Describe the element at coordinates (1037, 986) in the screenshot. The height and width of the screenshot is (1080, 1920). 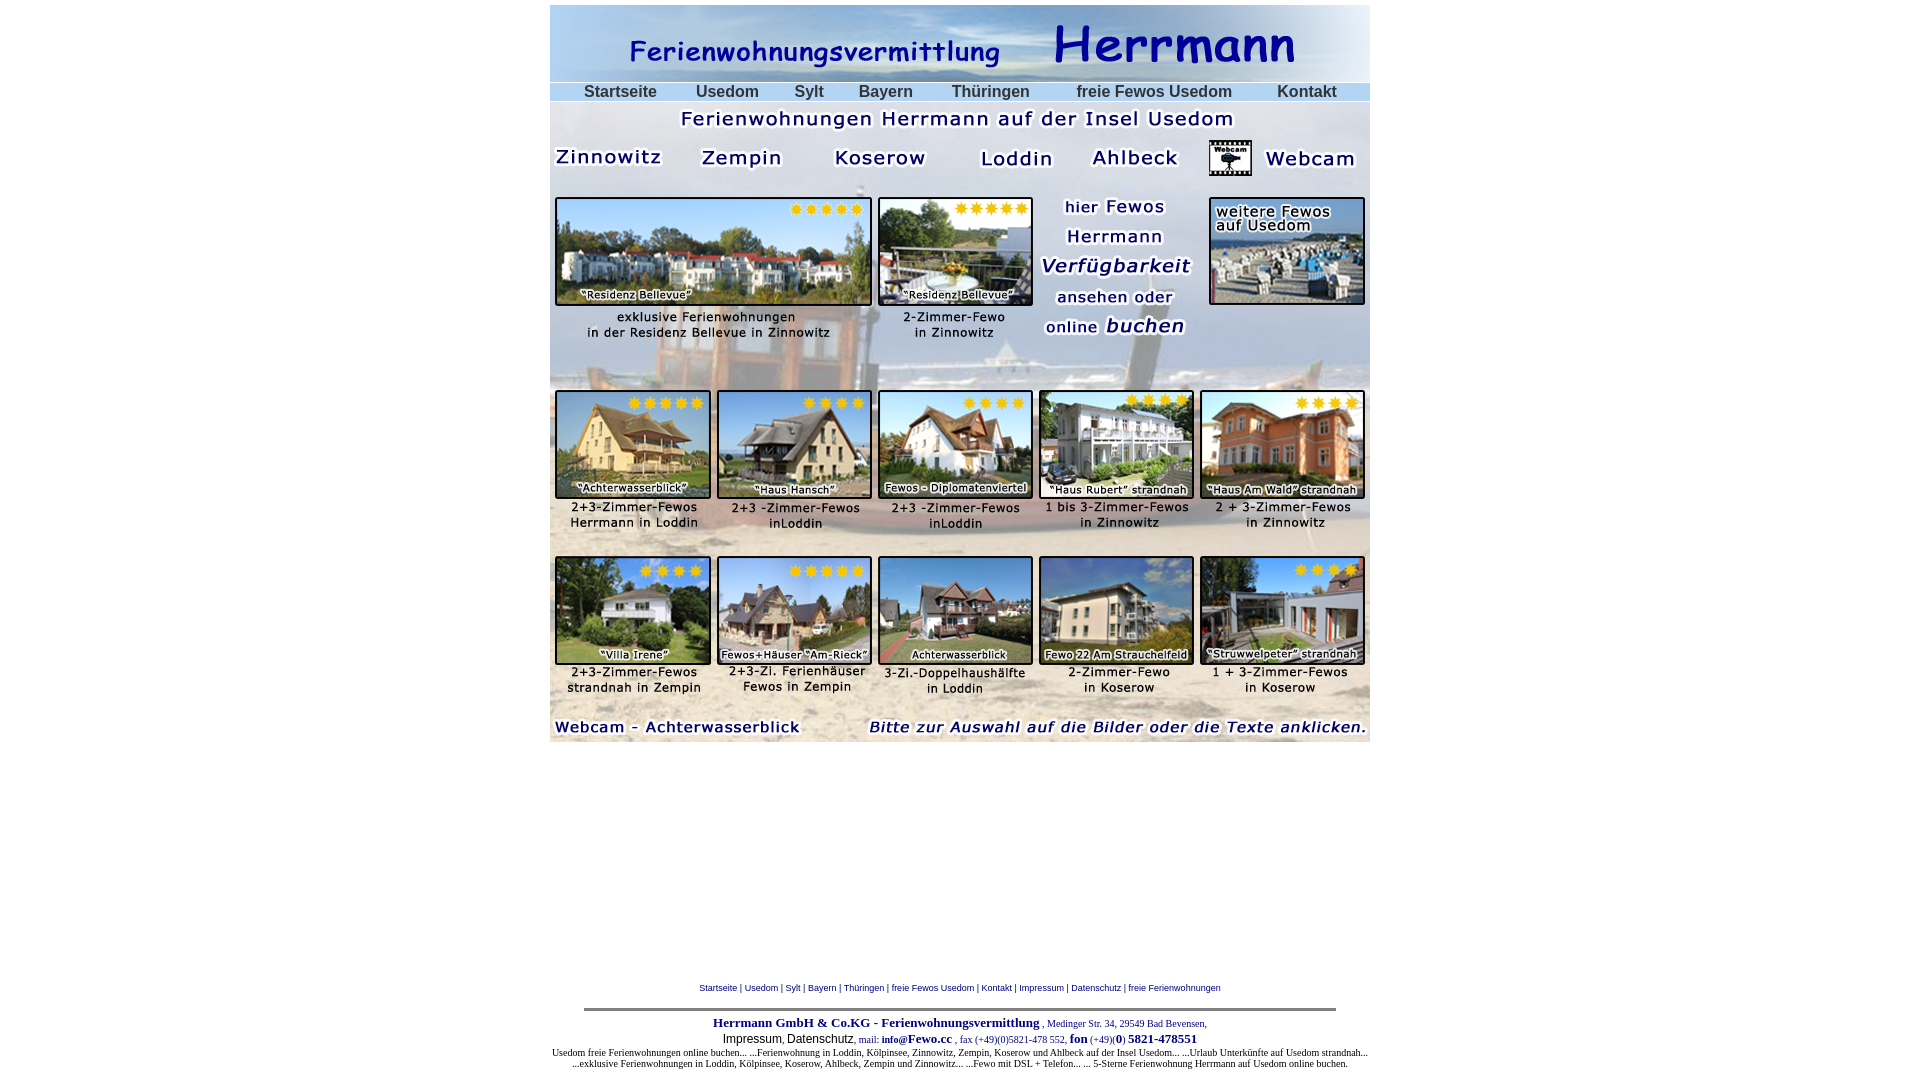
I see `' | Impressum'` at that location.